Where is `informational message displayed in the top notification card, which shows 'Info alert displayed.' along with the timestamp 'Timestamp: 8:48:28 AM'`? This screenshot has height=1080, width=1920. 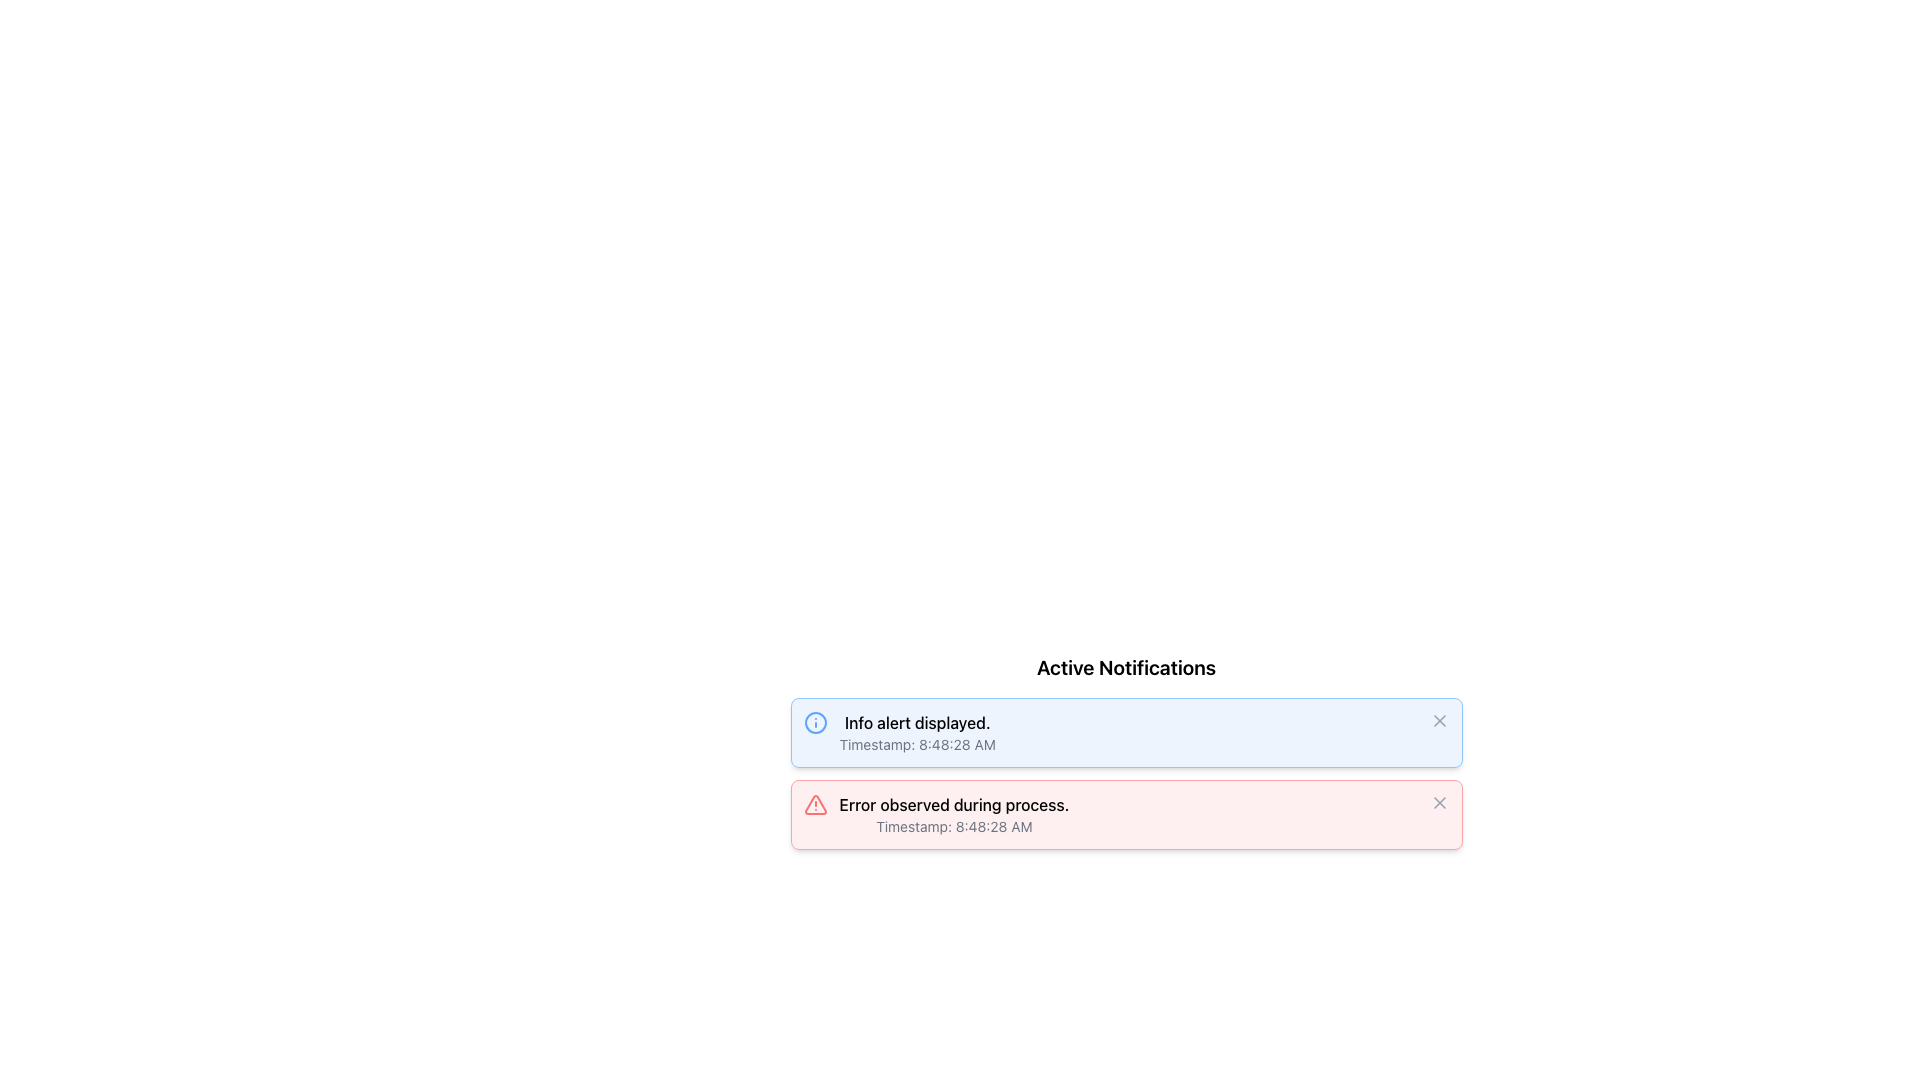
informational message displayed in the top notification card, which shows 'Info alert displayed.' along with the timestamp 'Timestamp: 8:48:28 AM' is located at coordinates (916, 732).